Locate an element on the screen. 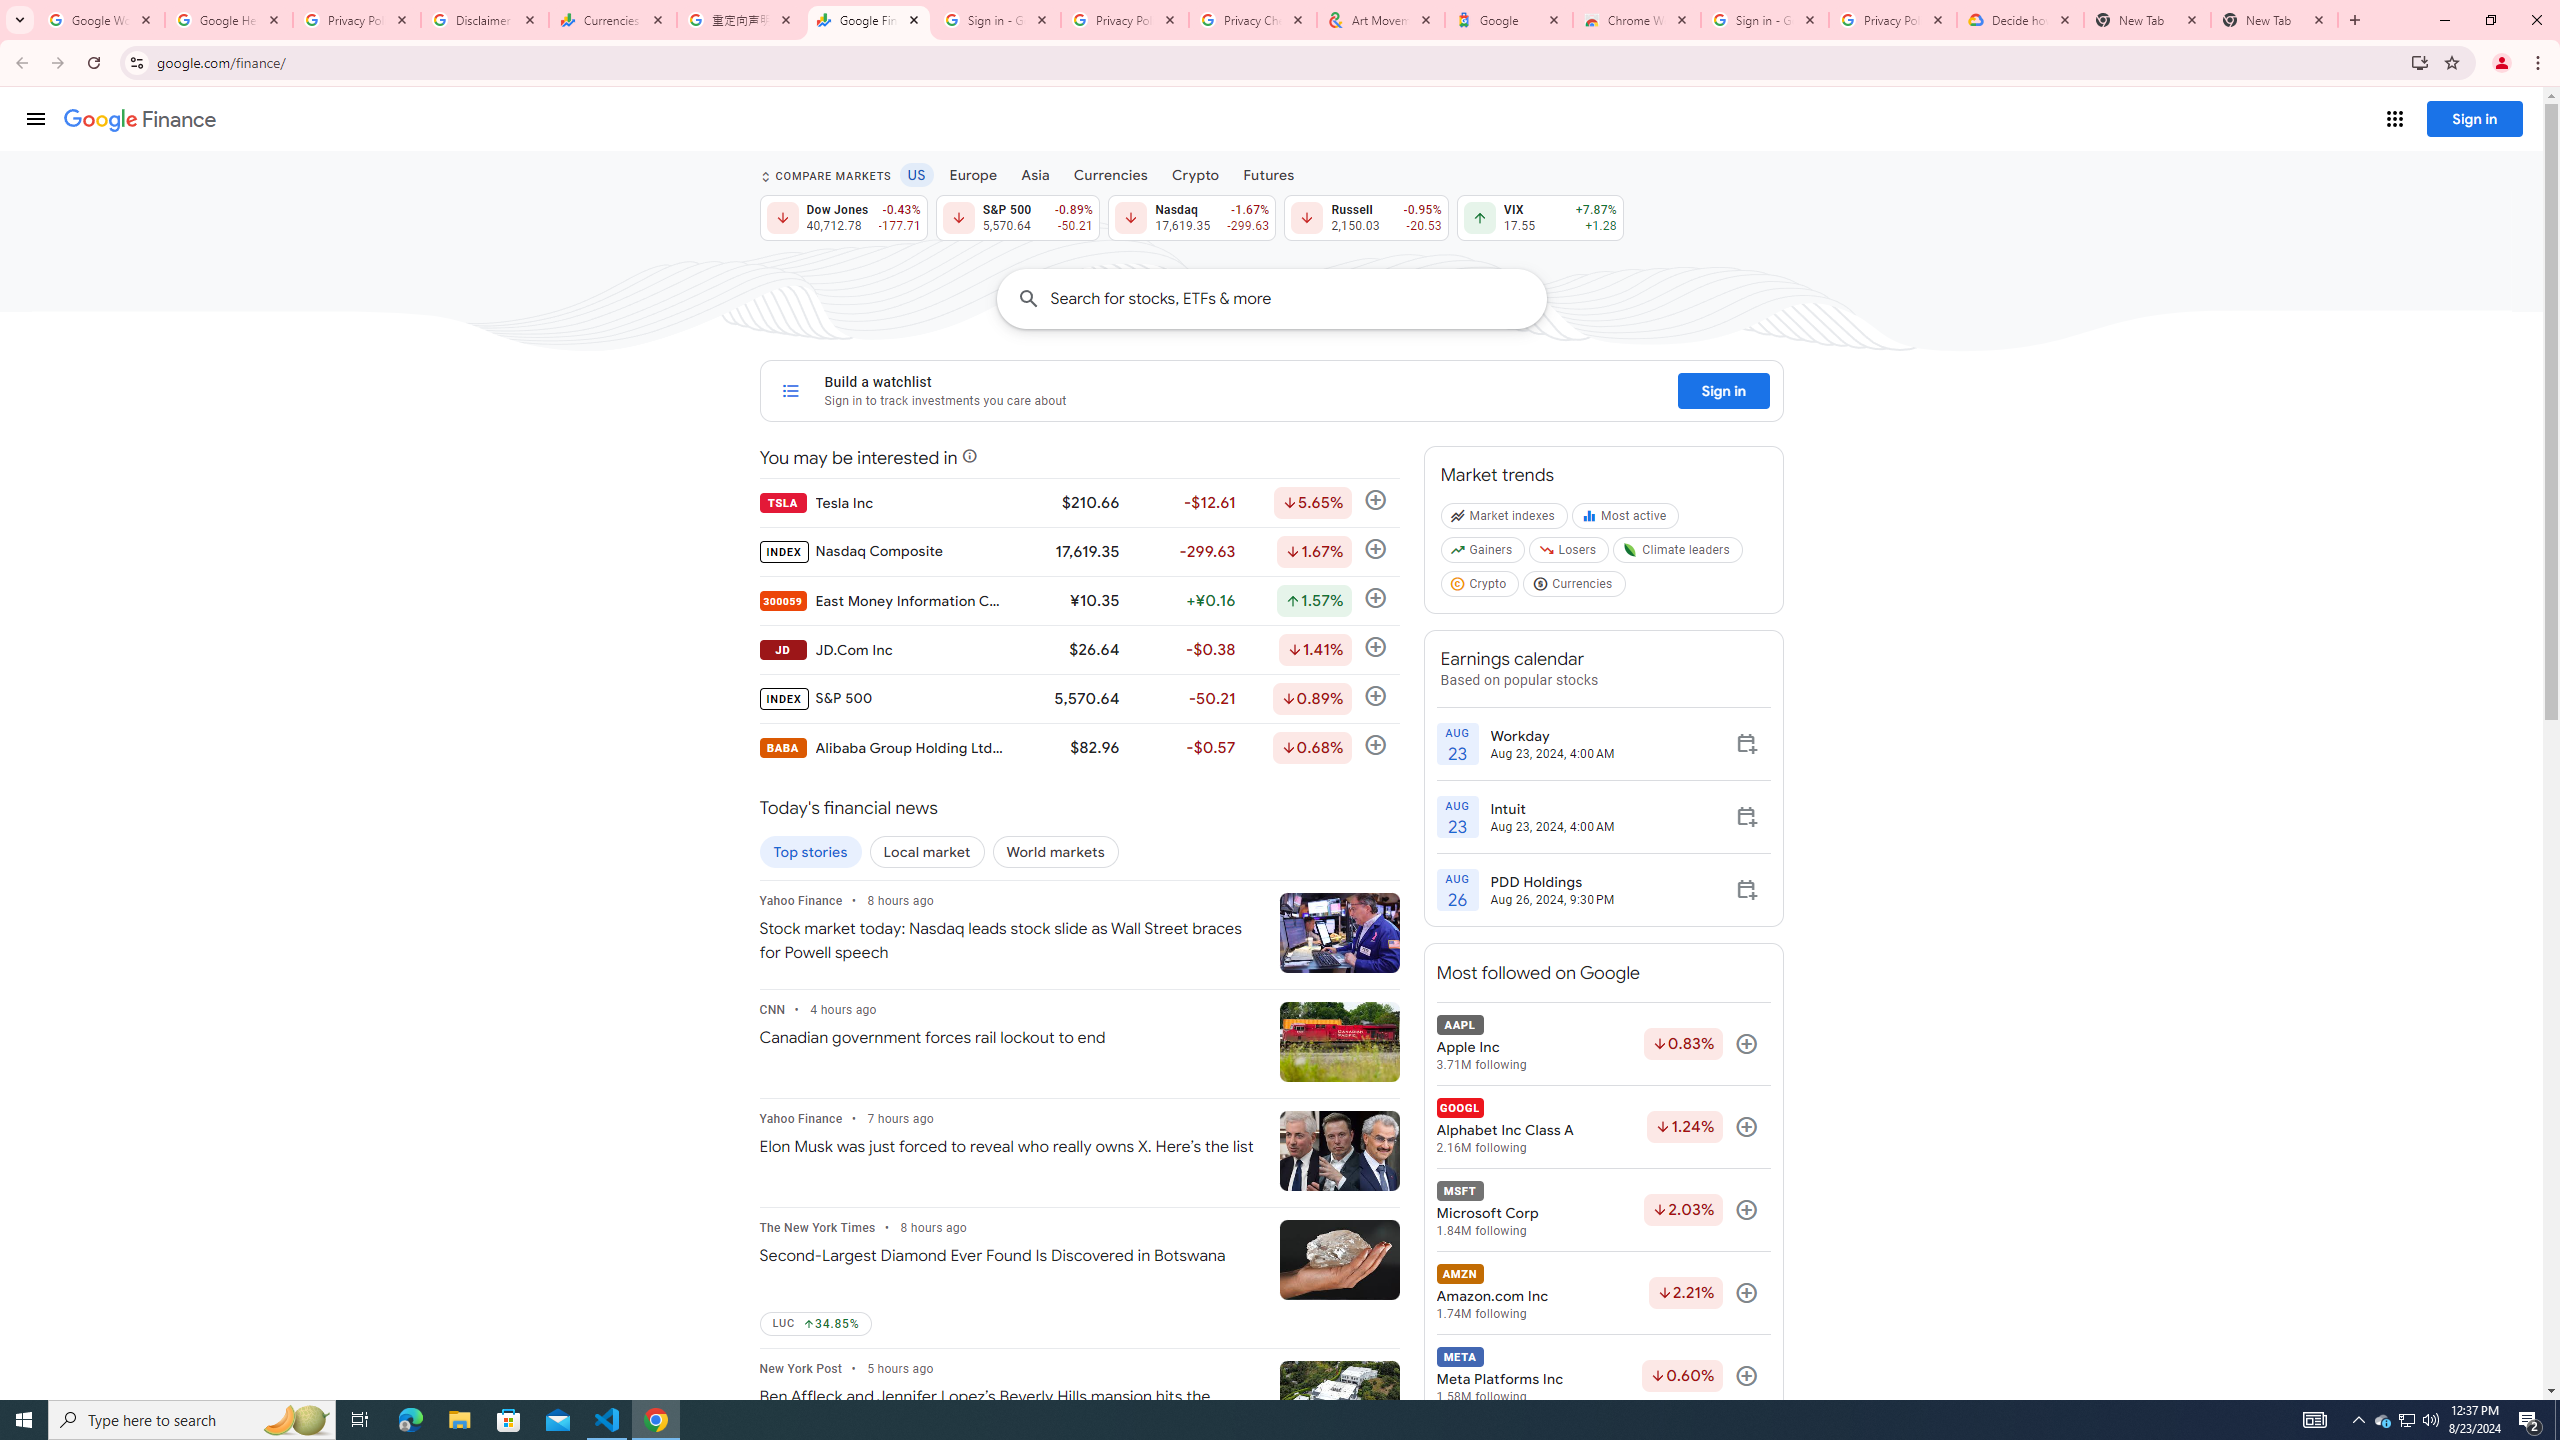 This screenshot has height=1440, width=2560. 'Finance' is located at coordinates (139, 119).